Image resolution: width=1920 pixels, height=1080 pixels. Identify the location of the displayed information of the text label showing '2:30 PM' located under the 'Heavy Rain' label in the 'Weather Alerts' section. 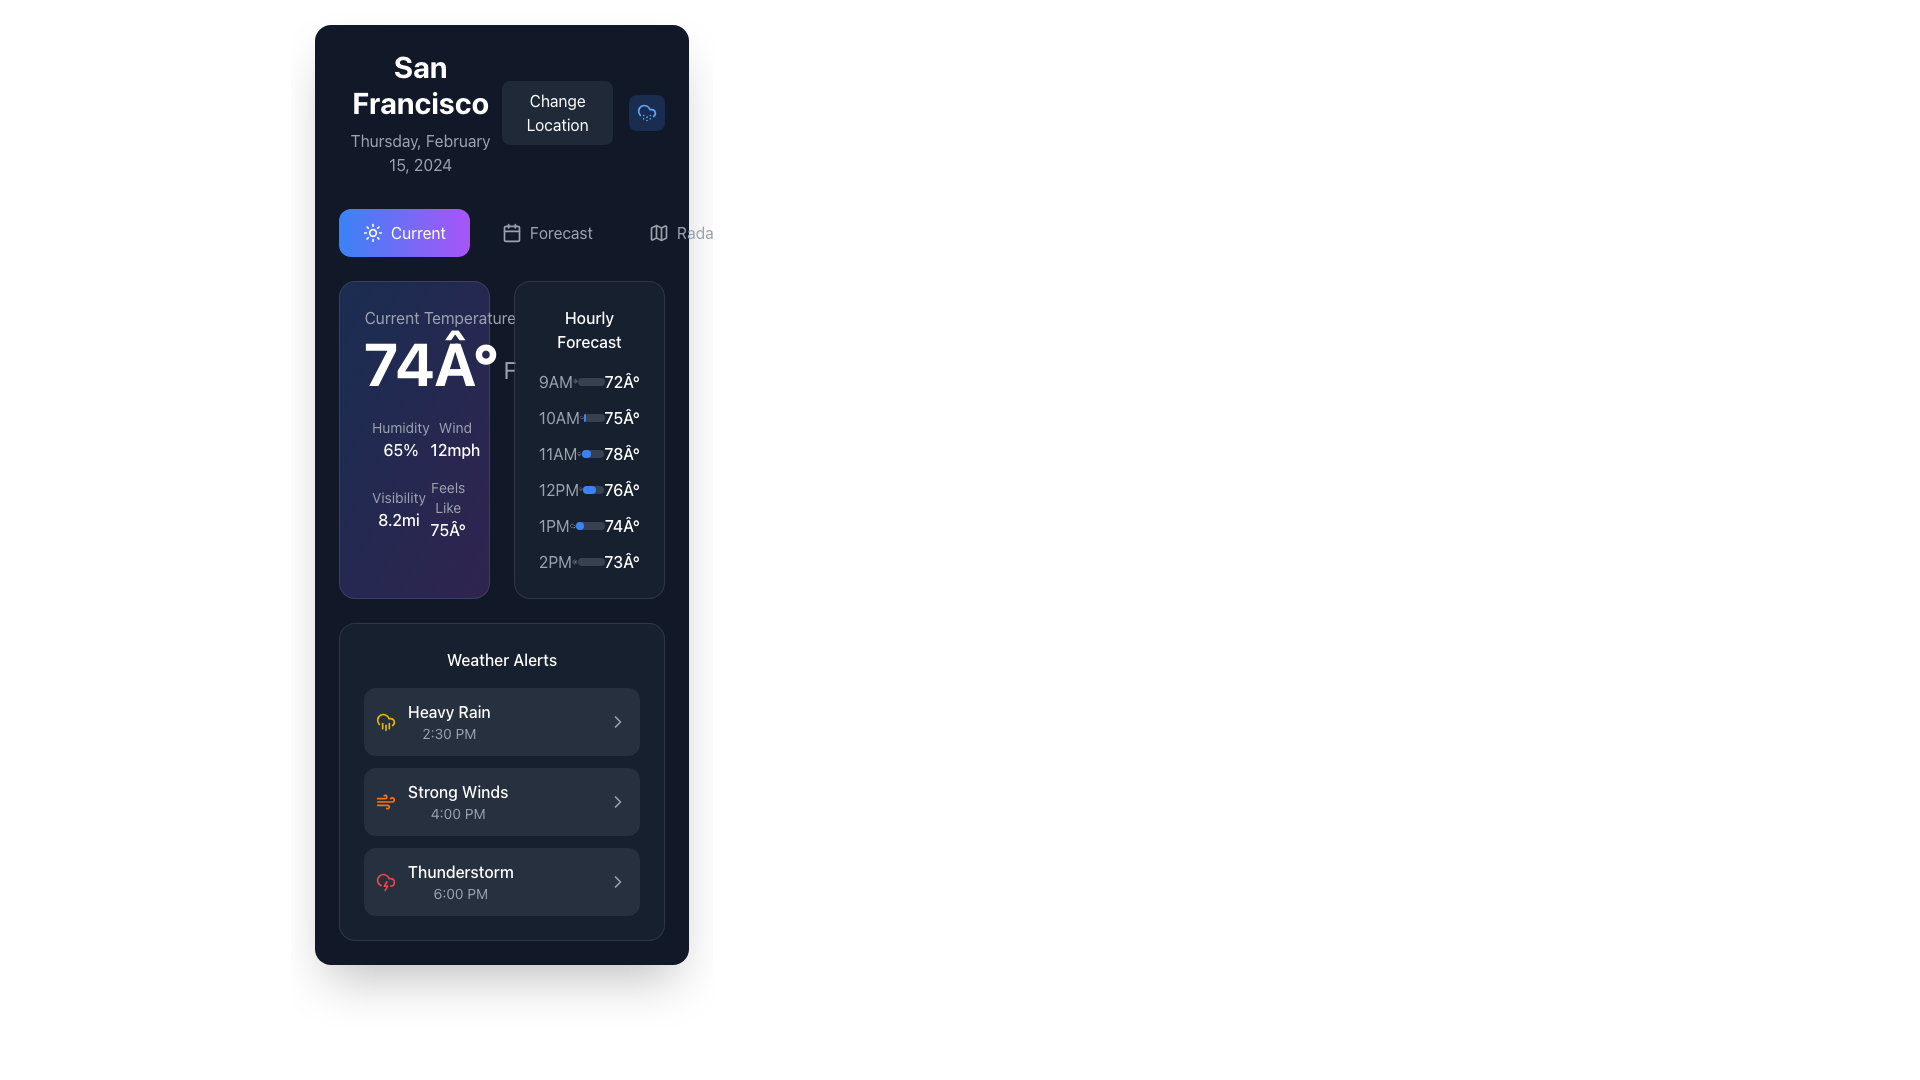
(448, 733).